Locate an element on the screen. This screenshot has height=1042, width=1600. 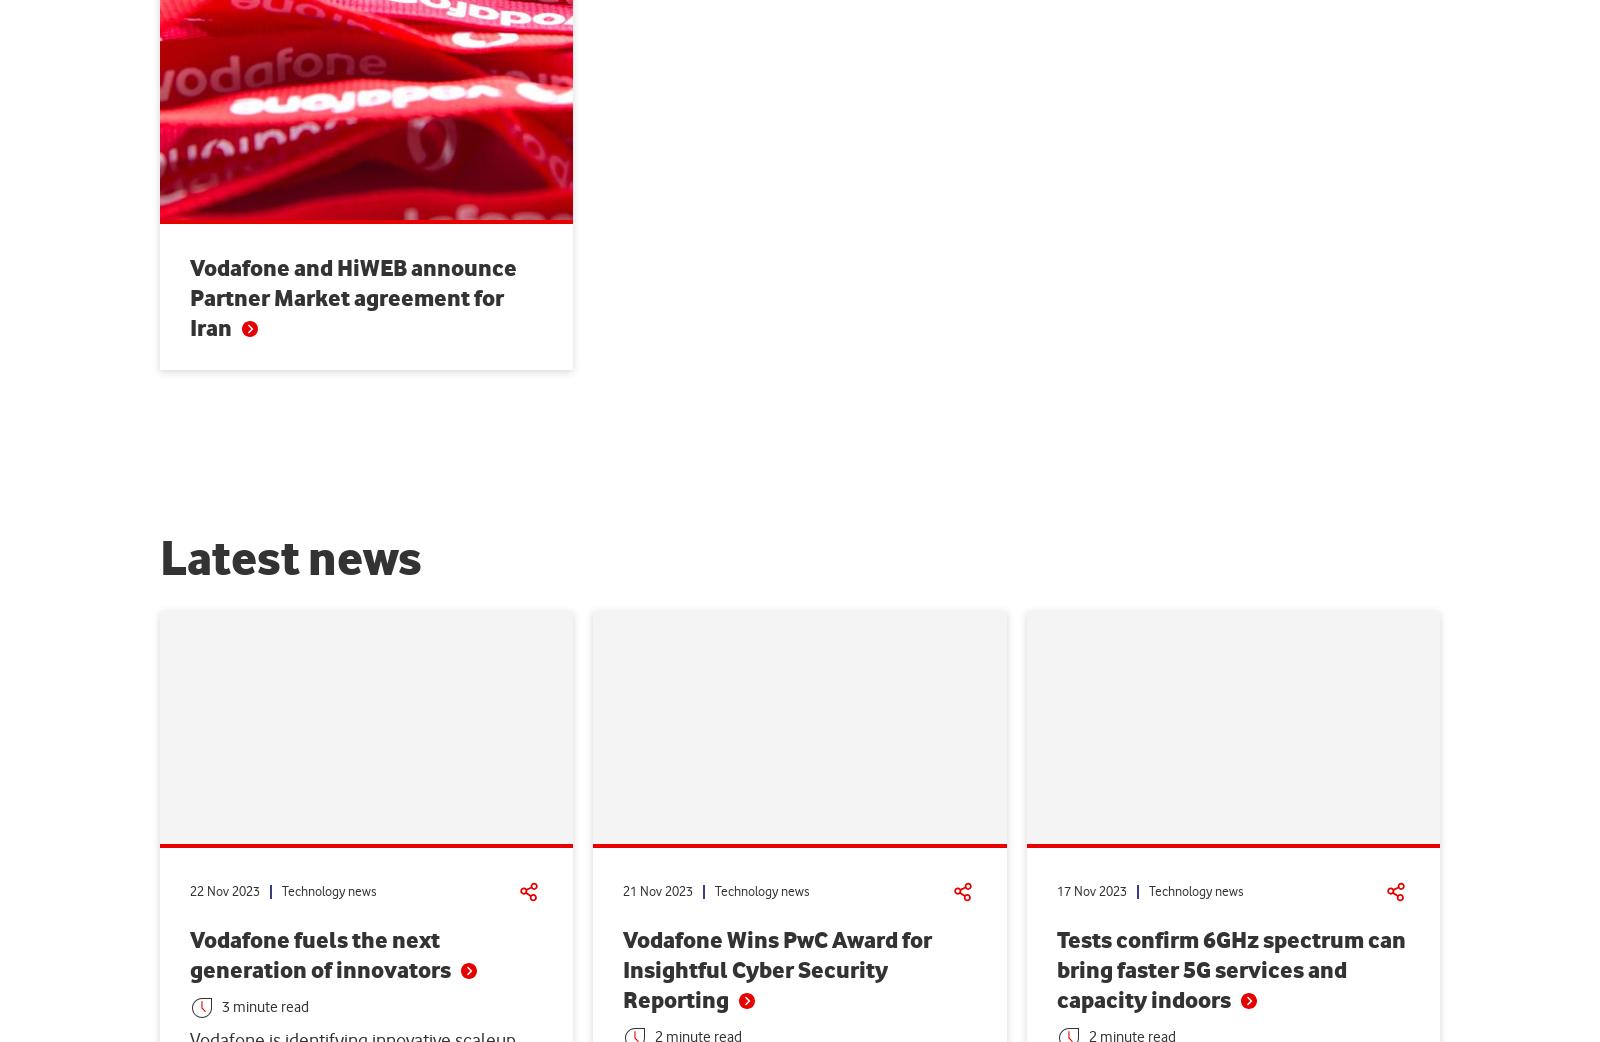
'22 Nov 2023' is located at coordinates (224, 890).